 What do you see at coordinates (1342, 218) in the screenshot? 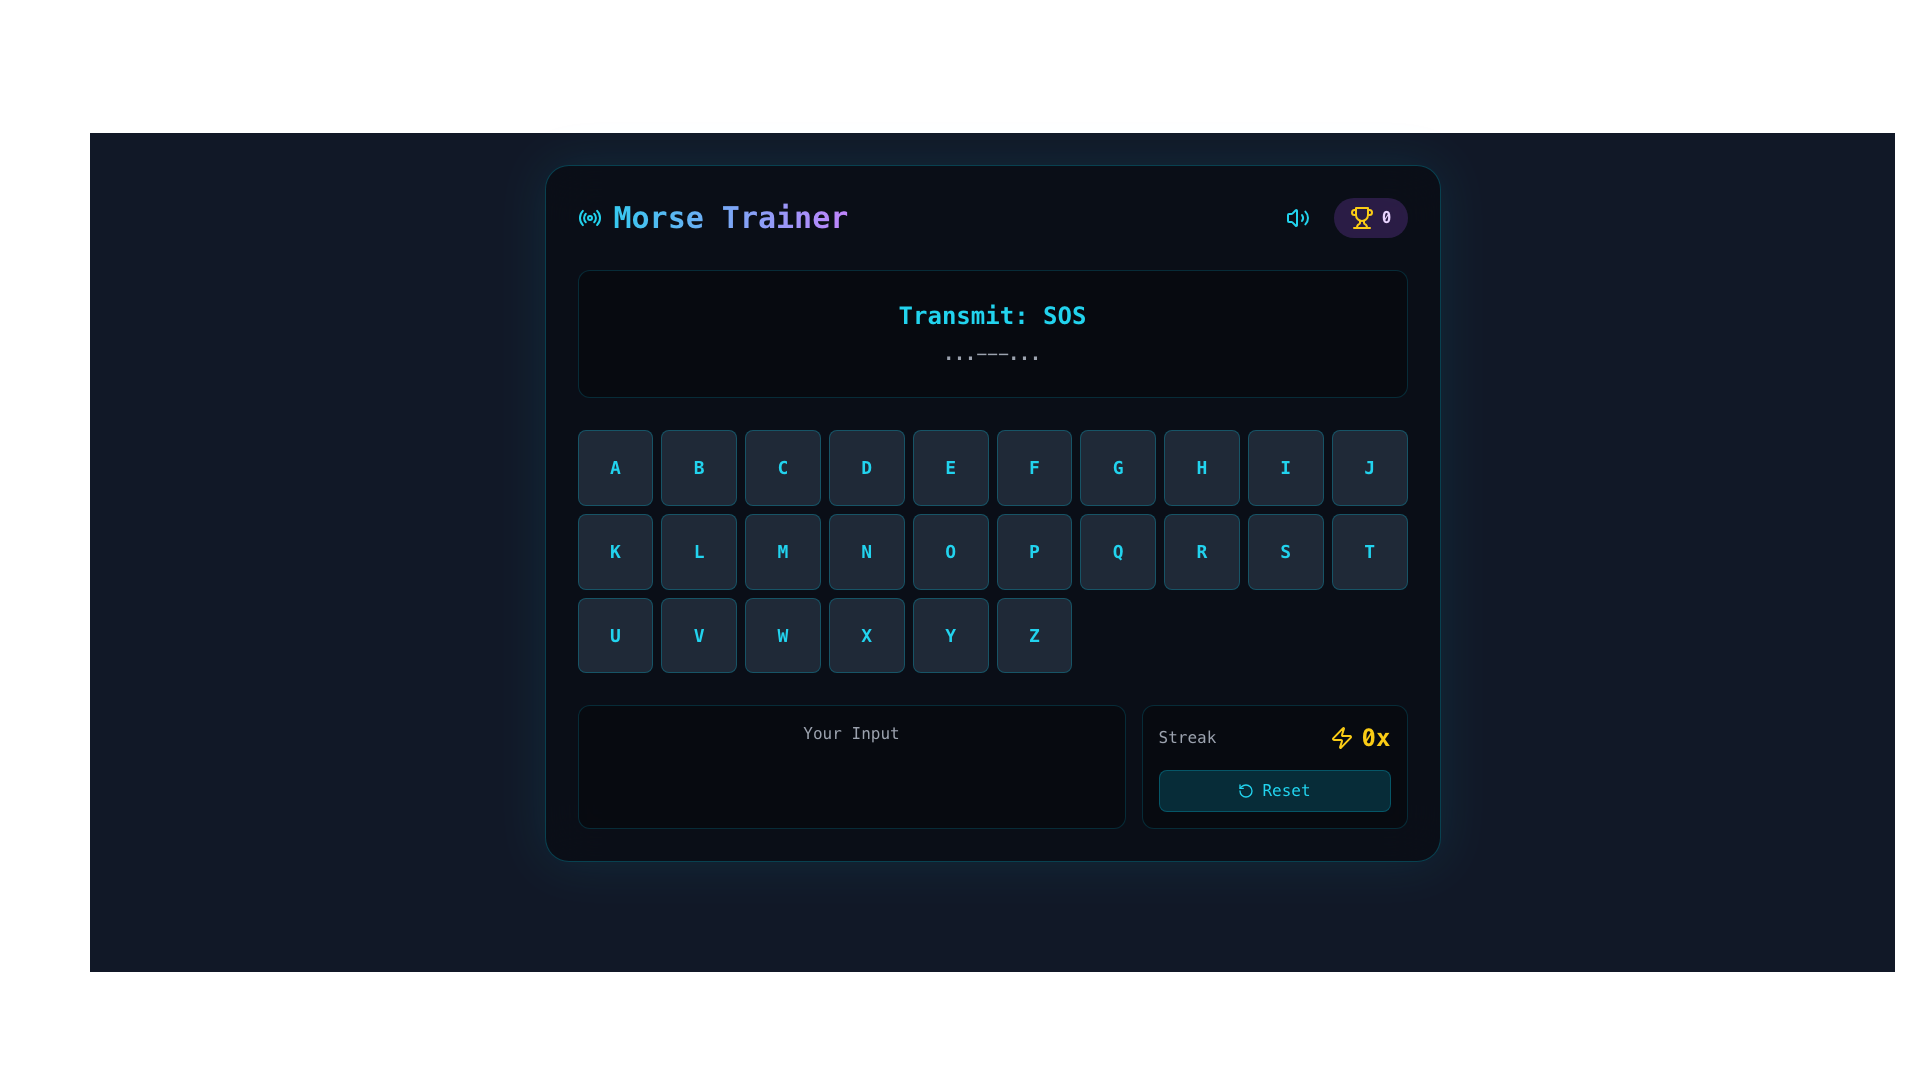
I see `the Score indicator, which is a small circular icon with a yellow trophy symbol and the number '0' in light purple font, located in the top right section of the application interface` at bounding box center [1342, 218].